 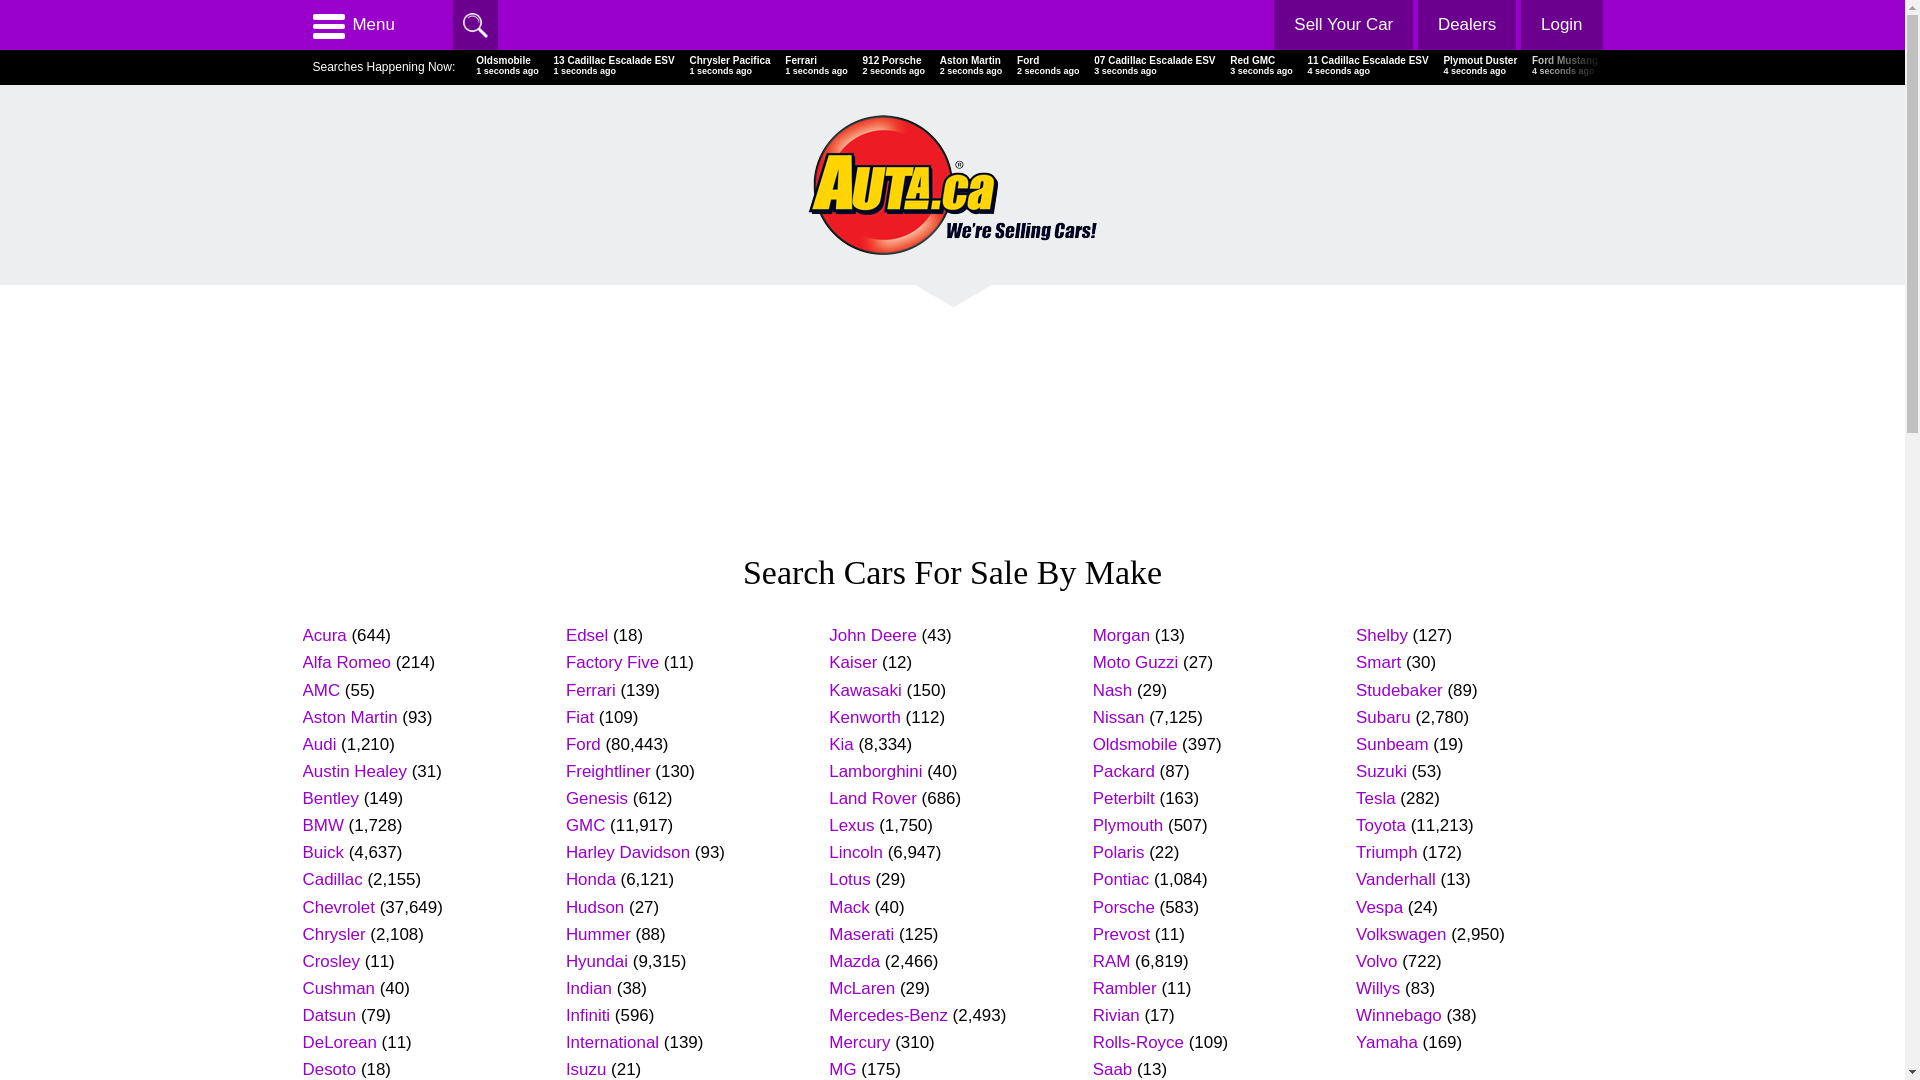 I want to click on 'Nissan', so click(x=1117, y=716).